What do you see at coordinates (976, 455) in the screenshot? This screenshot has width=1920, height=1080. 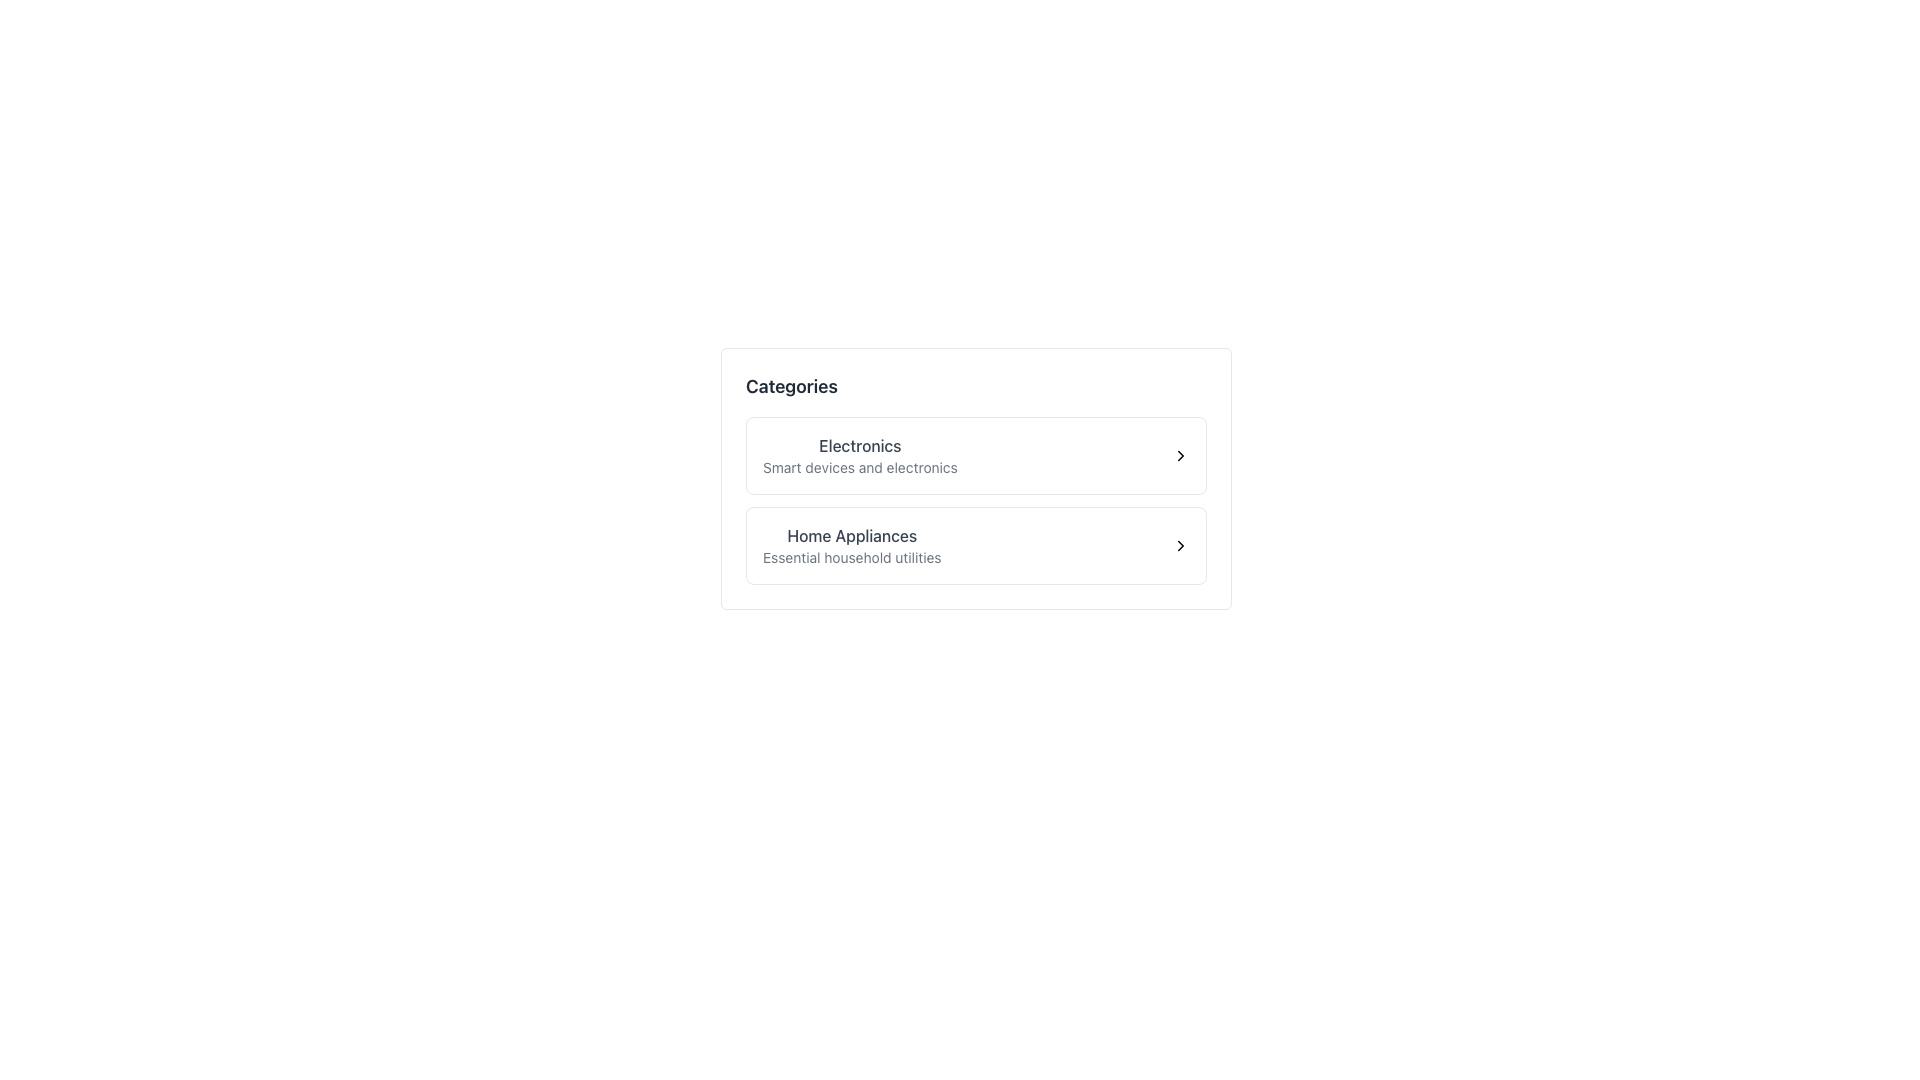 I see `the 'Electronics' Button, which is the first item in a vertical list of navigation buttons` at bounding box center [976, 455].